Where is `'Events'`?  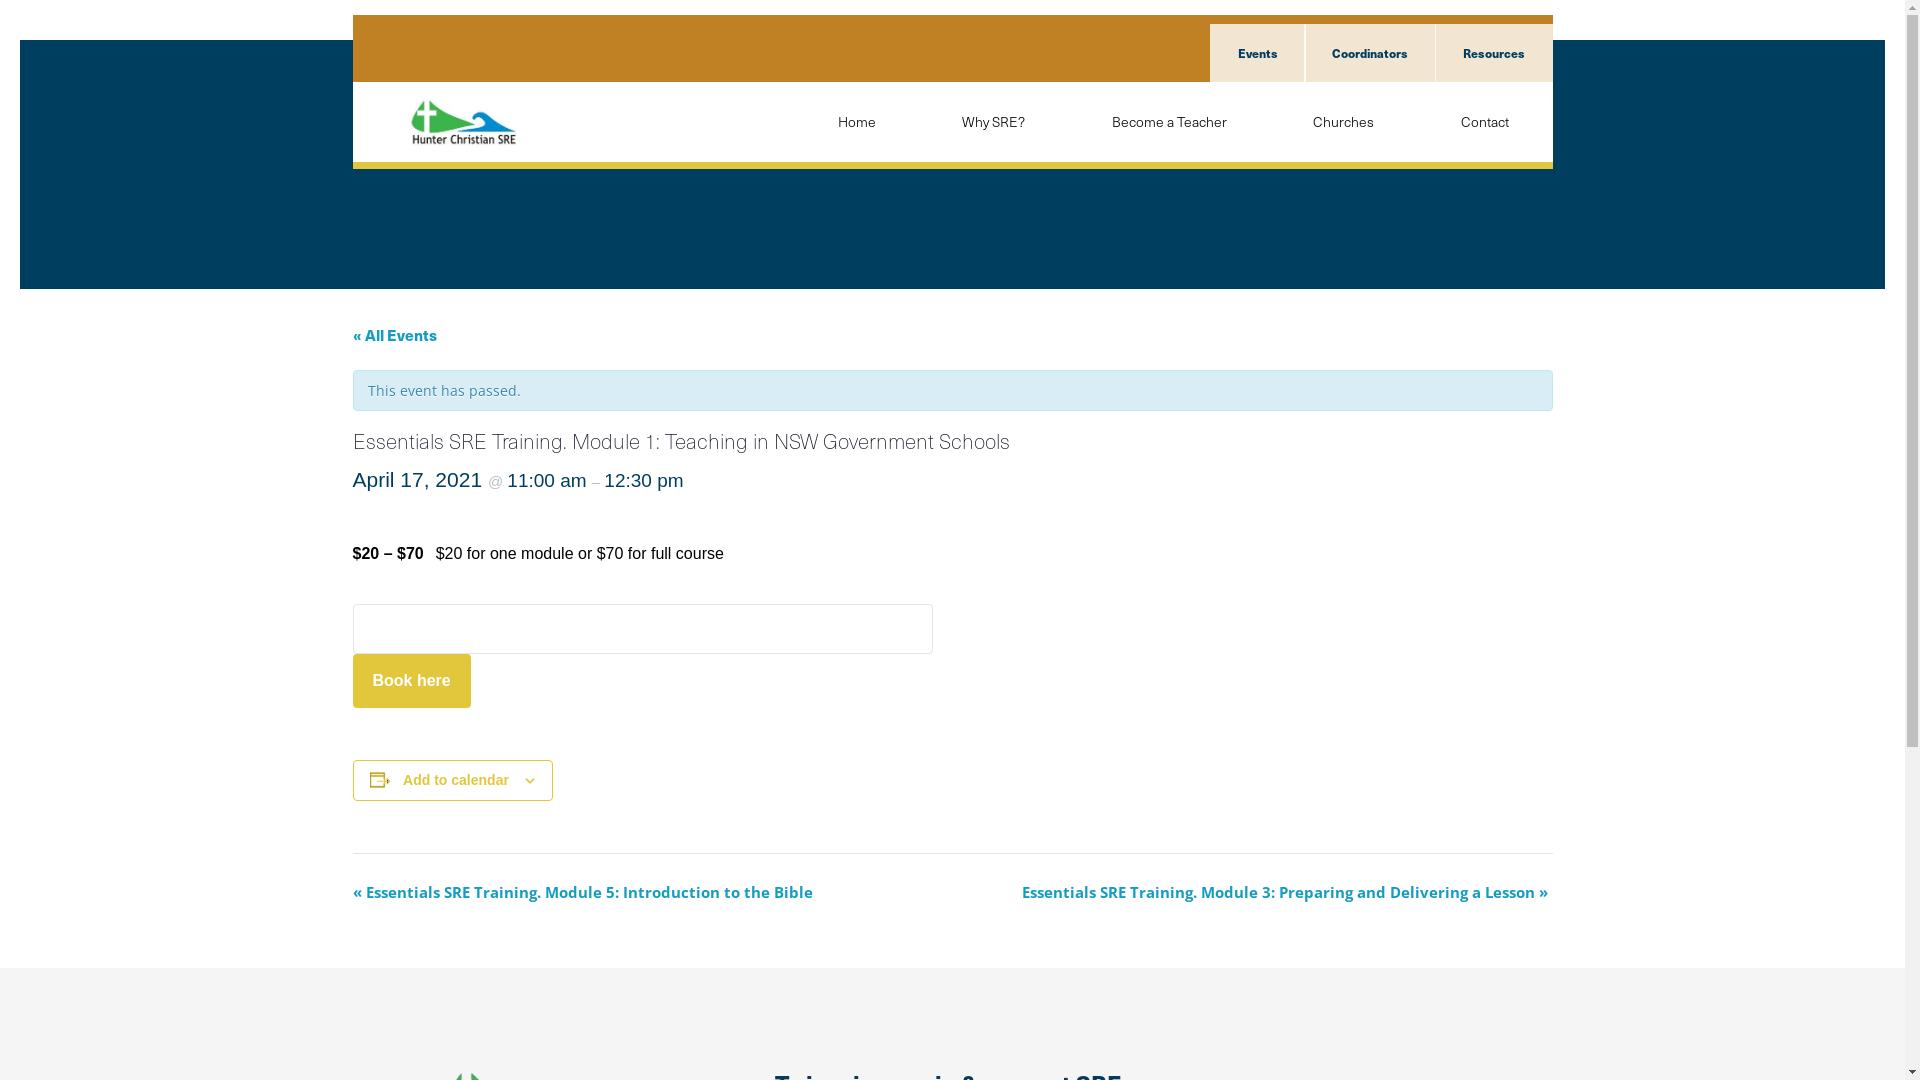
'Events' is located at coordinates (1208, 52).